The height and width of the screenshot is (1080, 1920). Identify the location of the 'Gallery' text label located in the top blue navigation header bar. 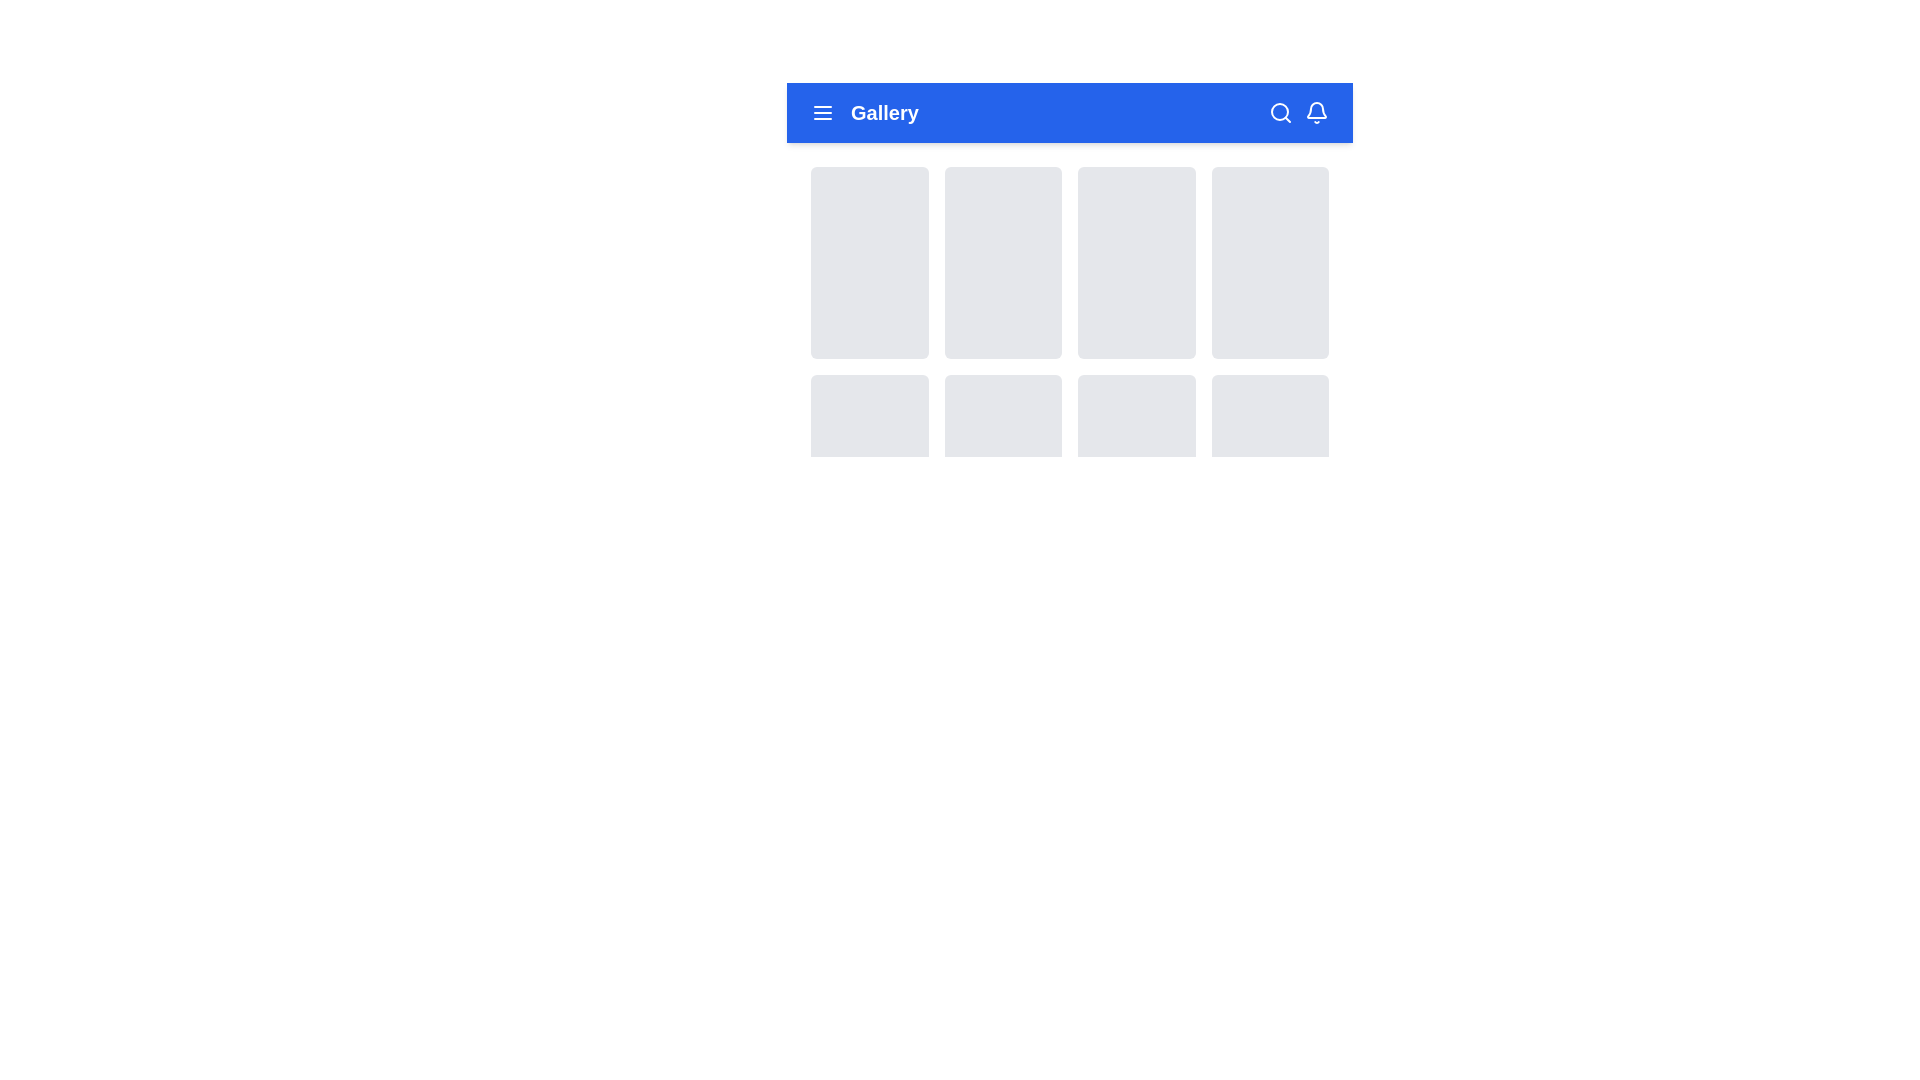
(864, 112).